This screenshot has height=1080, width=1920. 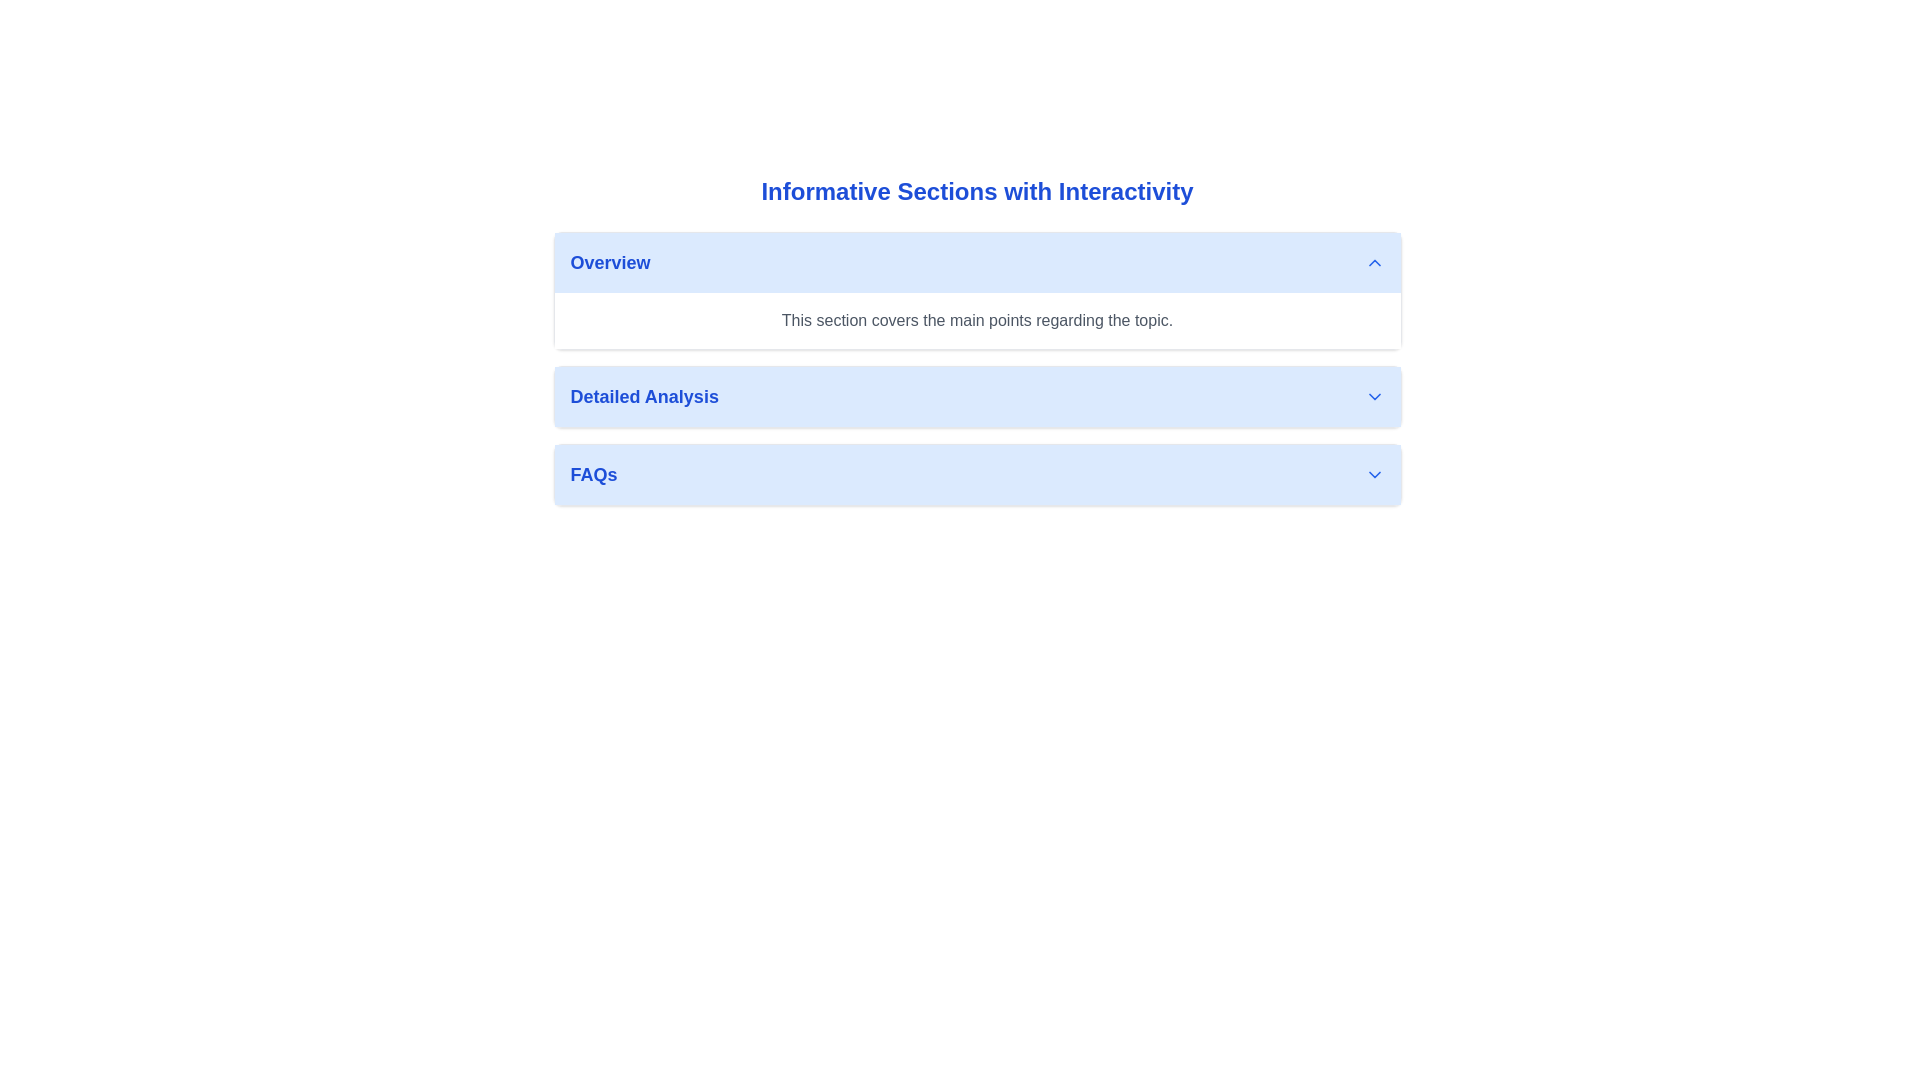 What do you see at coordinates (977, 261) in the screenshot?
I see `the 'Overview' button with a light blue background` at bounding box center [977, 261].